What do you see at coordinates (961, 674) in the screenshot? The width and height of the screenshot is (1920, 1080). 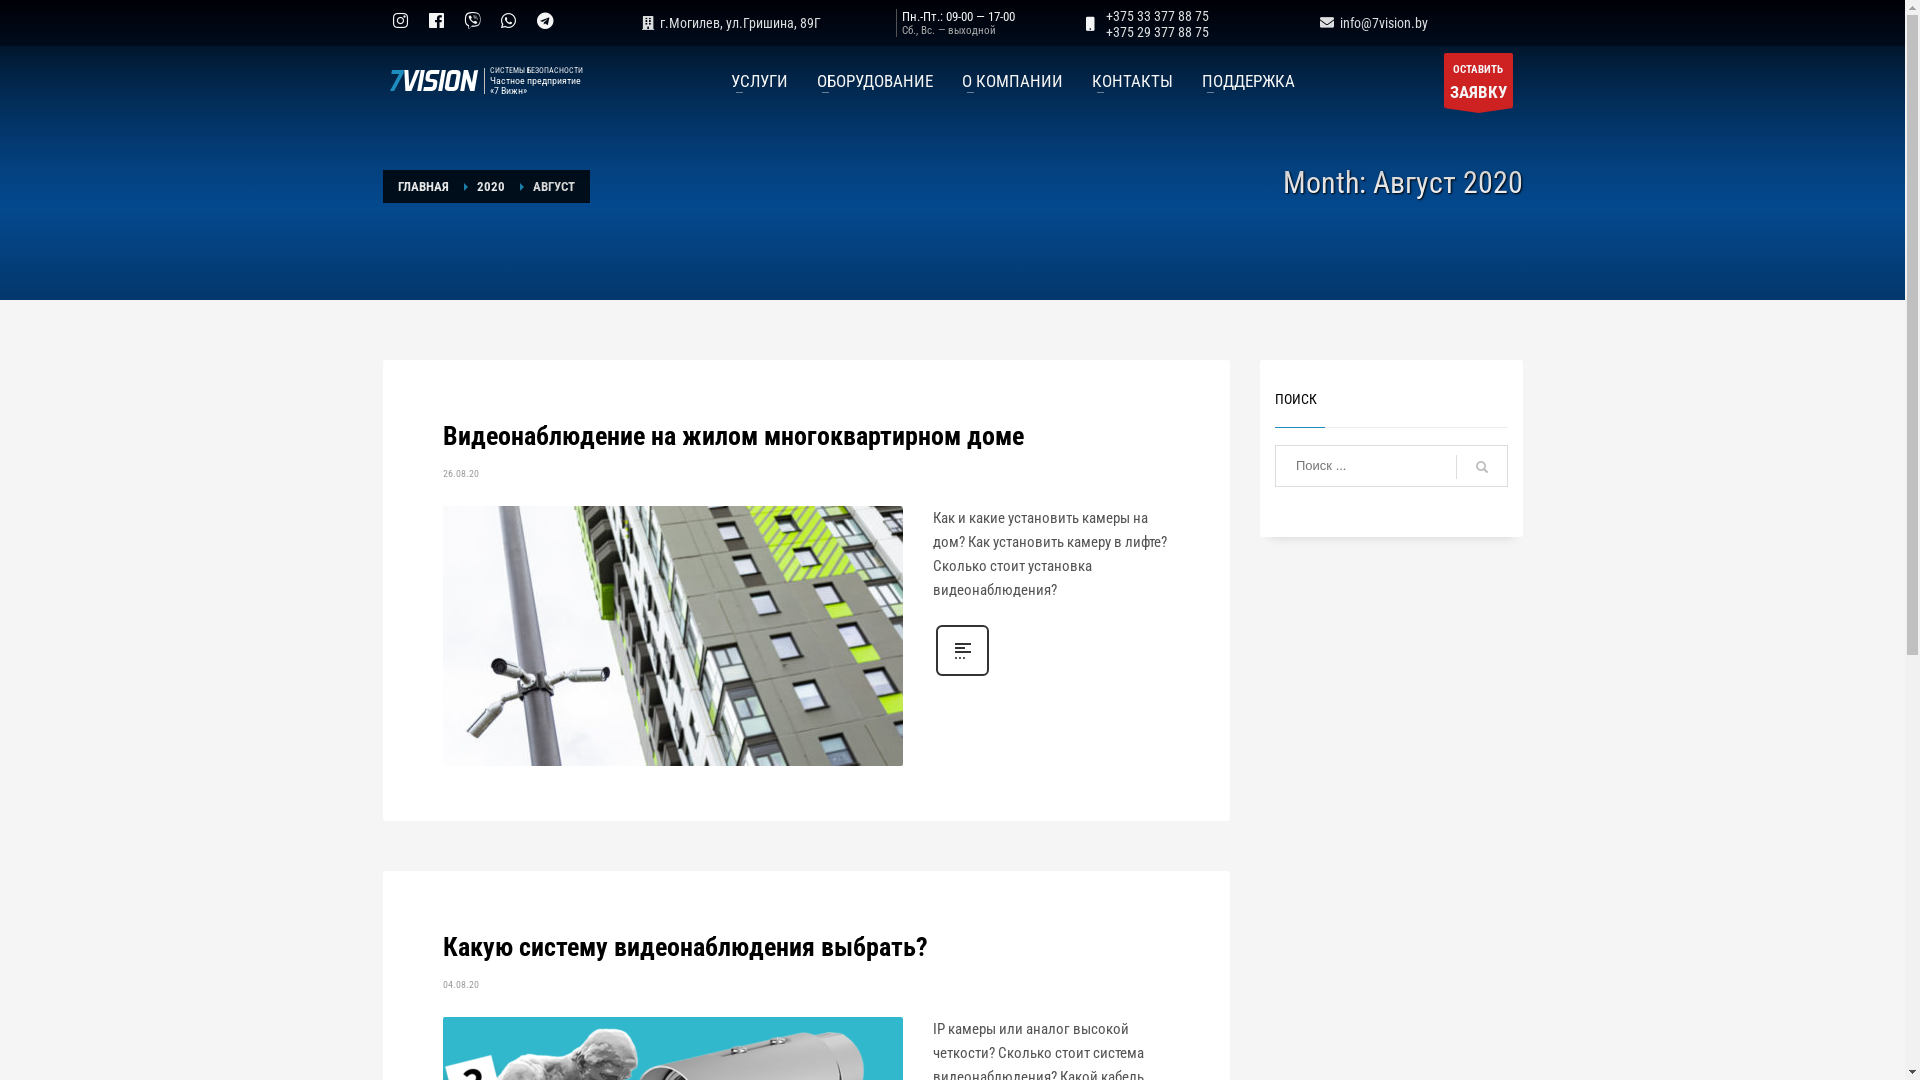 I see `'Read more'` at bounding box center [961, 674].